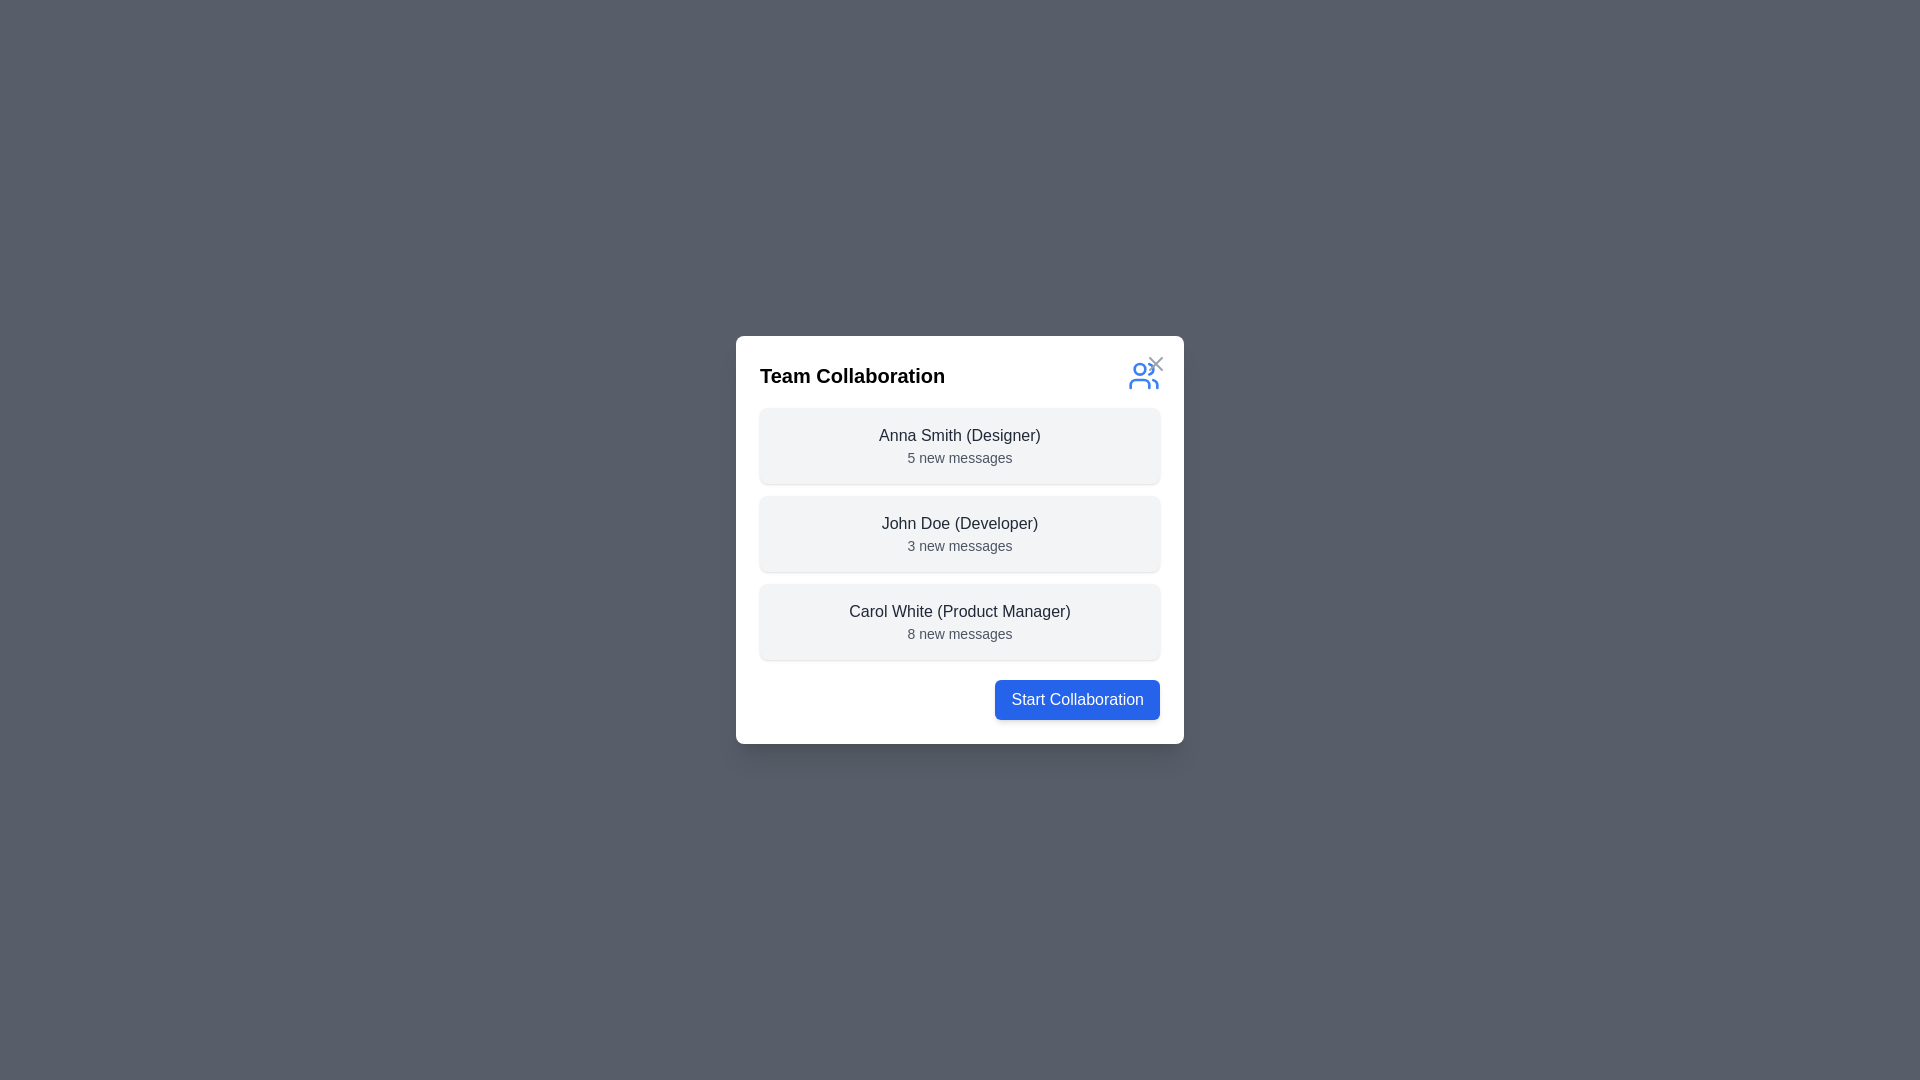 The width and height of the screenshot is (1920, 1080). What do you see at coordinates (1075, 698) in the screenshot?
I see `'Start Collaboration' button to initiate a collaborative session` at bounding box center [1075, 698].